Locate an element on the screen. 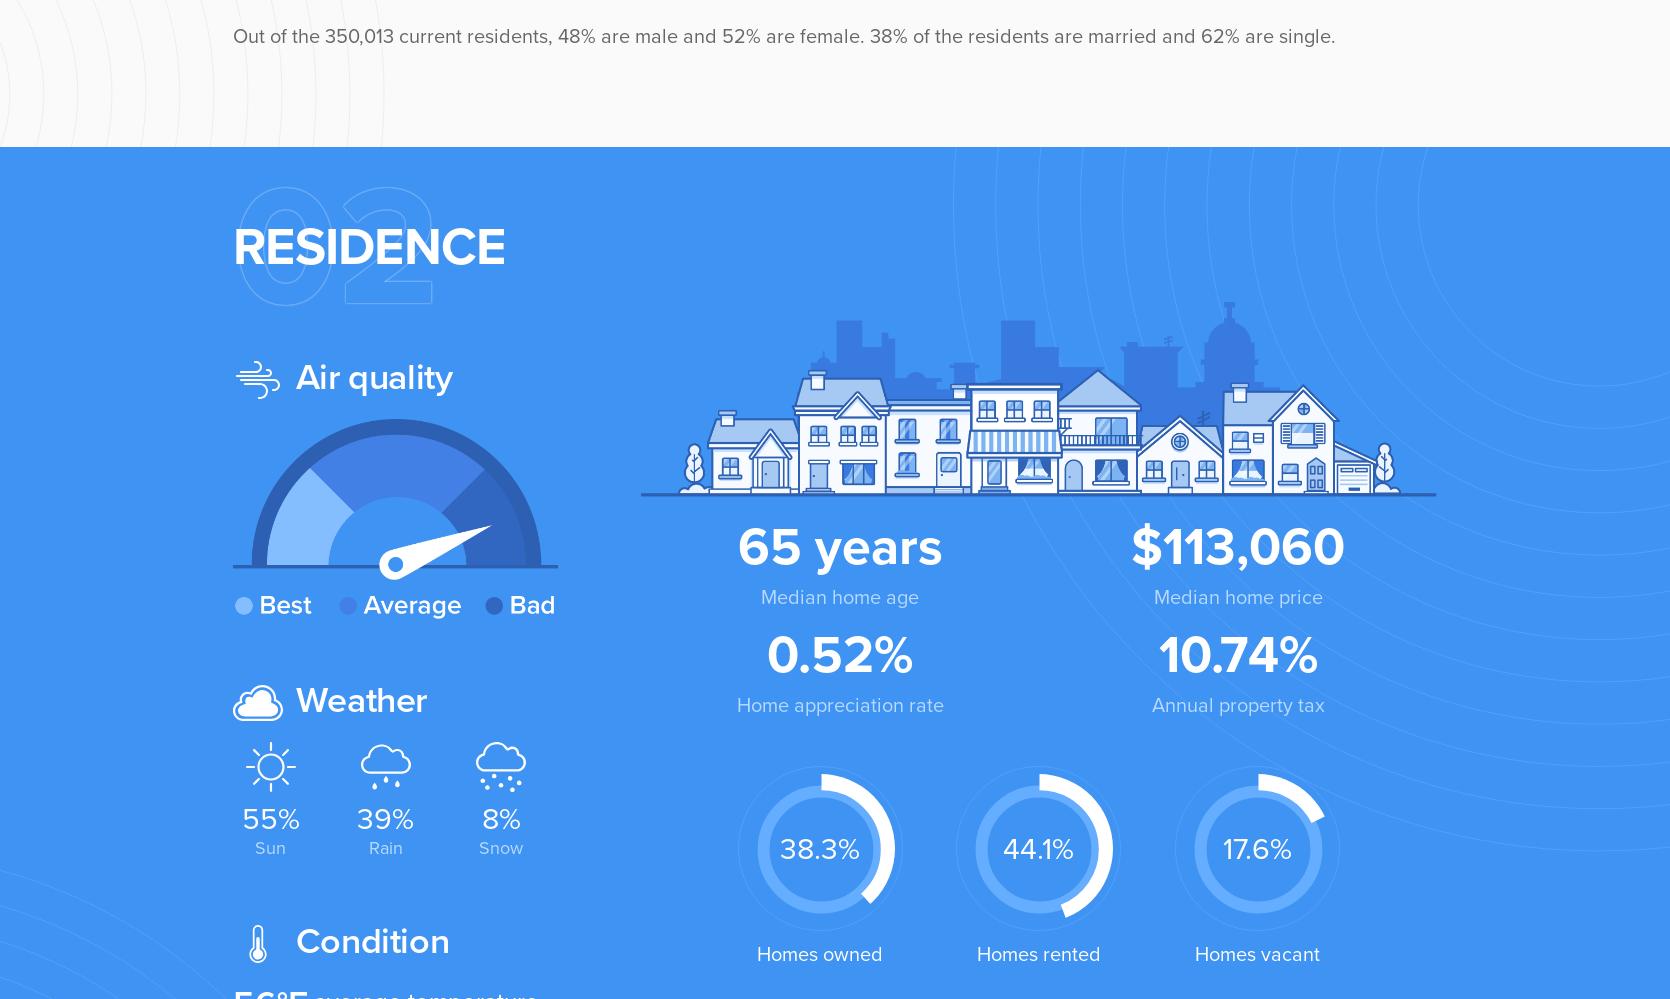 The width and height of the screenshot is (1670, 999). 'Weather' is located at coordinates (357, 700).